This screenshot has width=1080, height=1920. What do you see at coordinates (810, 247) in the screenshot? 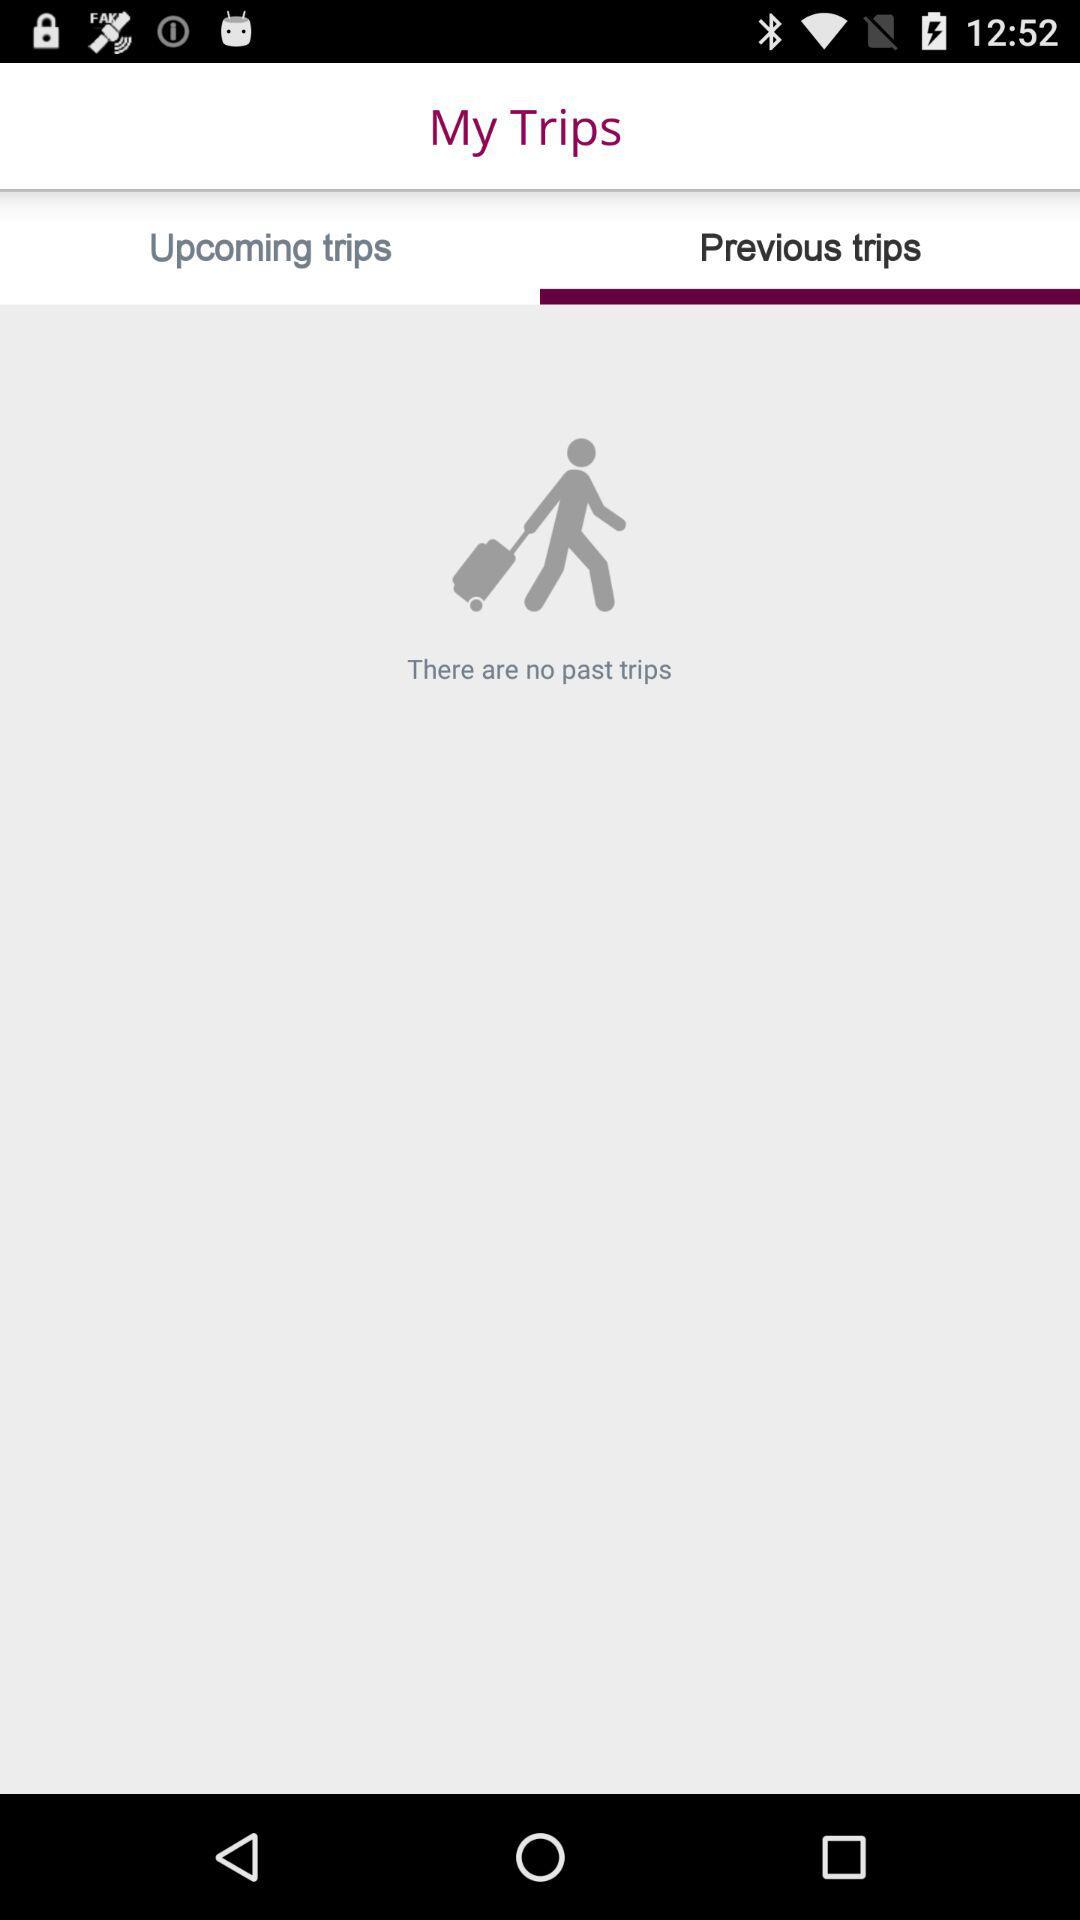
I see `the icon below my trips item` at bounding box center [810, 247].